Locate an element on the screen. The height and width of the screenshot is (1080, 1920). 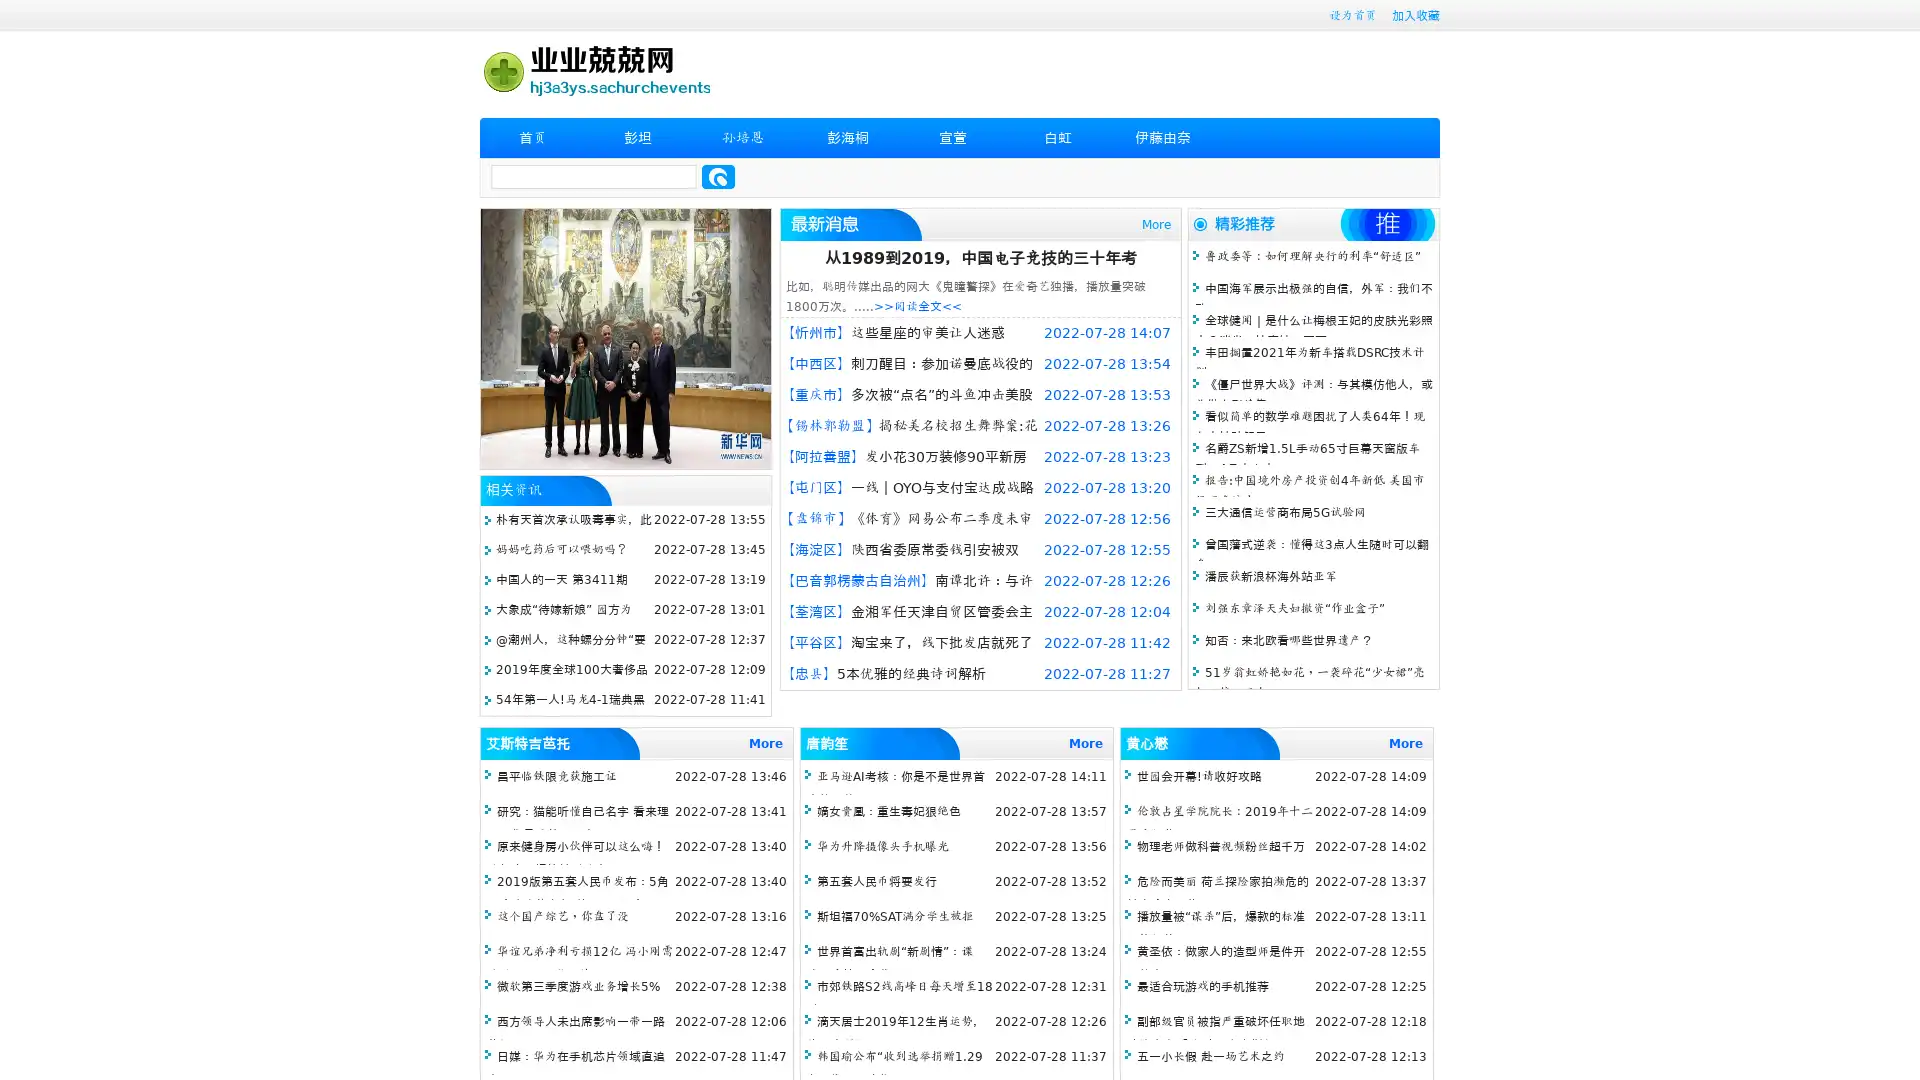
Search is located at coordinates (718, 176).